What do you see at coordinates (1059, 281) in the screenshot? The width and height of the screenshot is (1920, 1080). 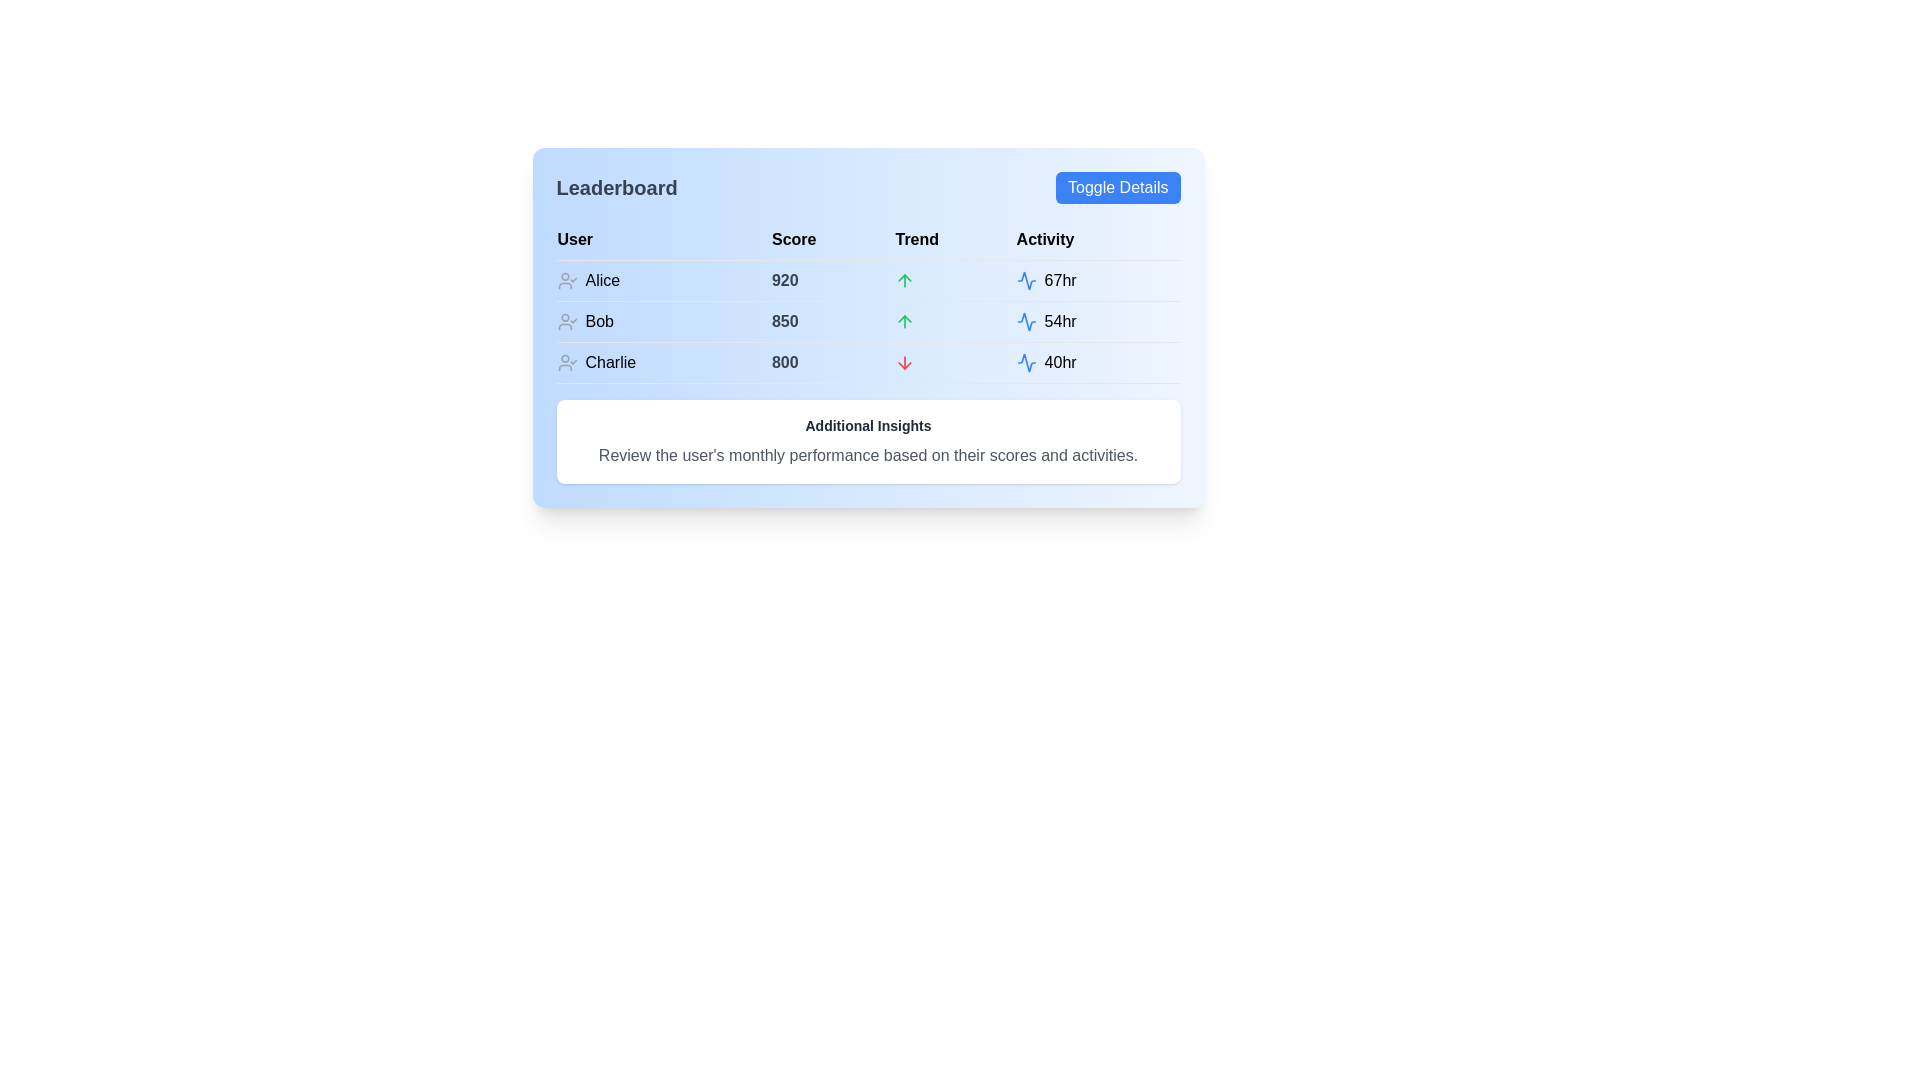 I see `the text label showing Alice's activity in the leaderboard under the 'Activity' column for more details` at bounding box center [1059, 281].